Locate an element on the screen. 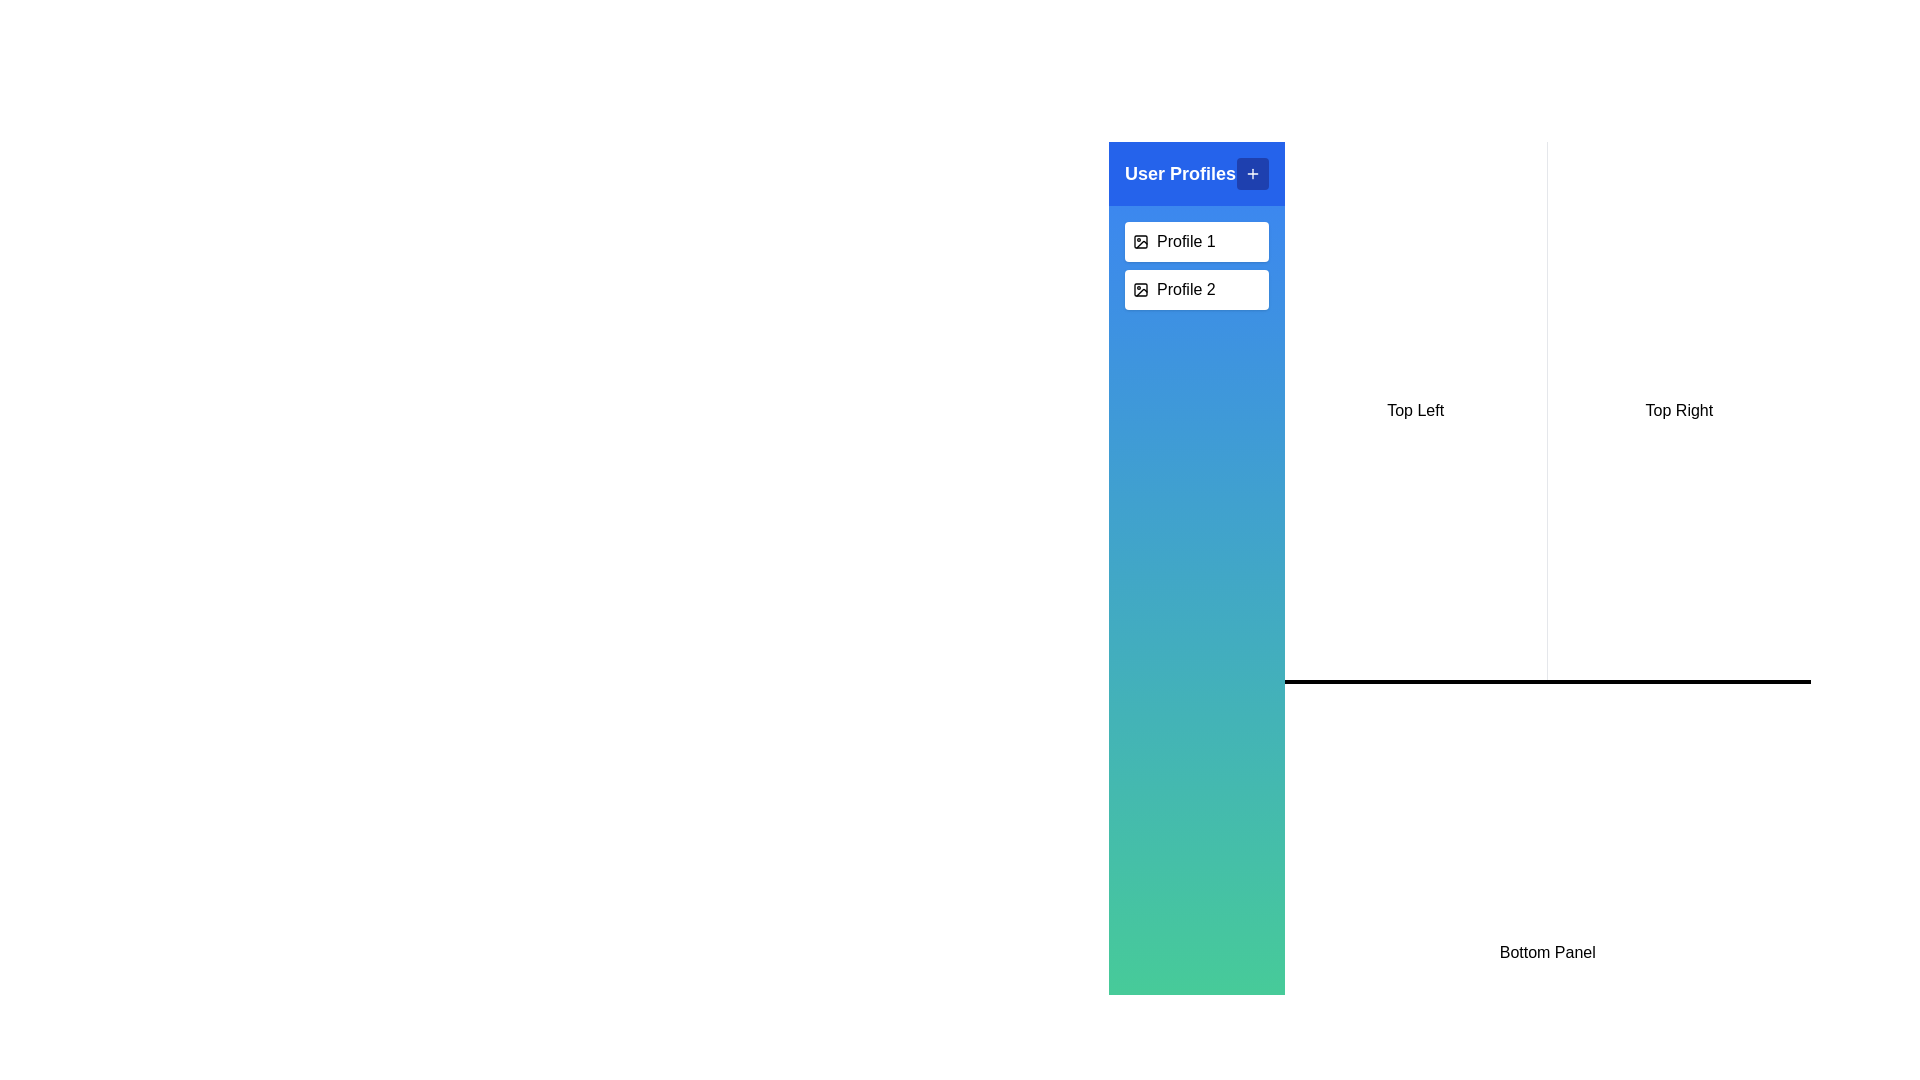 The width and height of the screenshot is (1920, 1080). the small blue button with a white '+' icon located in the top-right corner of the 'User Profiles' section in the blue toolbar is located at coordinates (1251, 172).